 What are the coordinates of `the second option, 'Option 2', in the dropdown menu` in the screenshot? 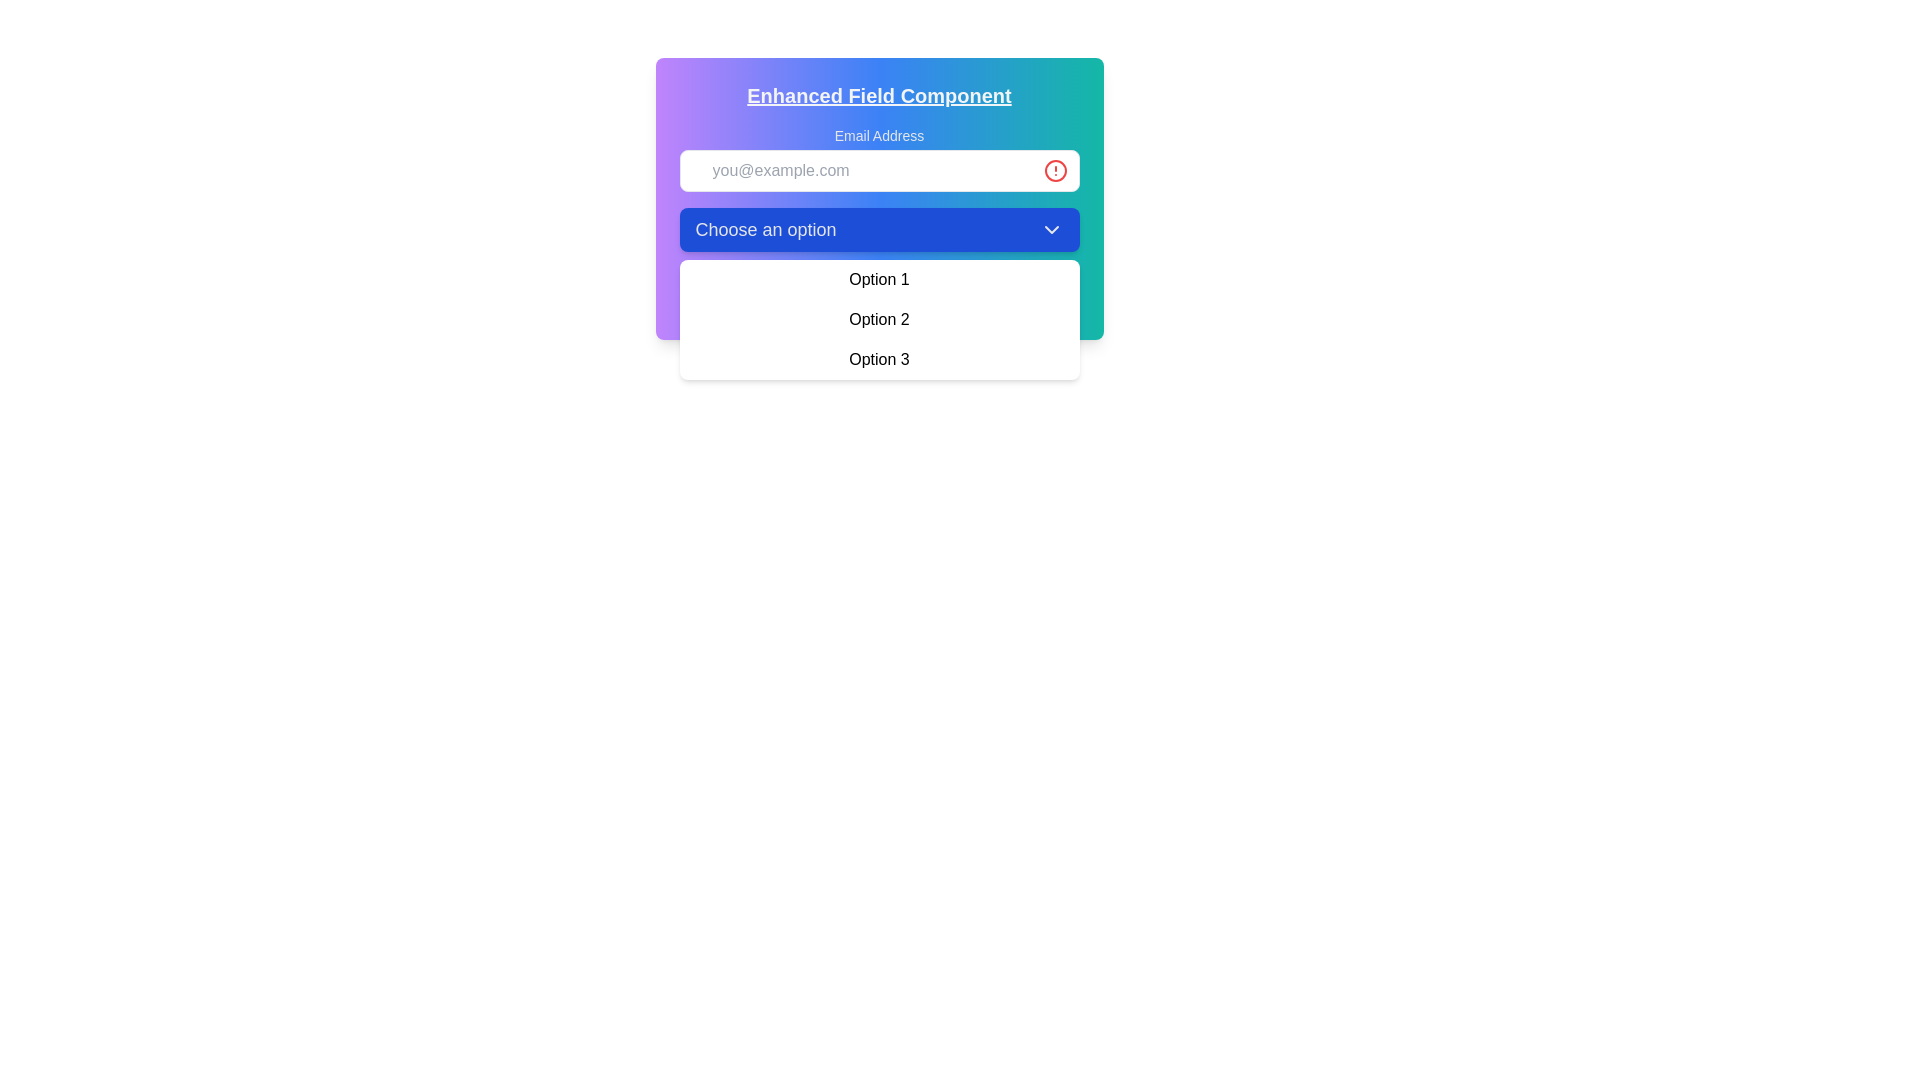 It's located at (879, 319).